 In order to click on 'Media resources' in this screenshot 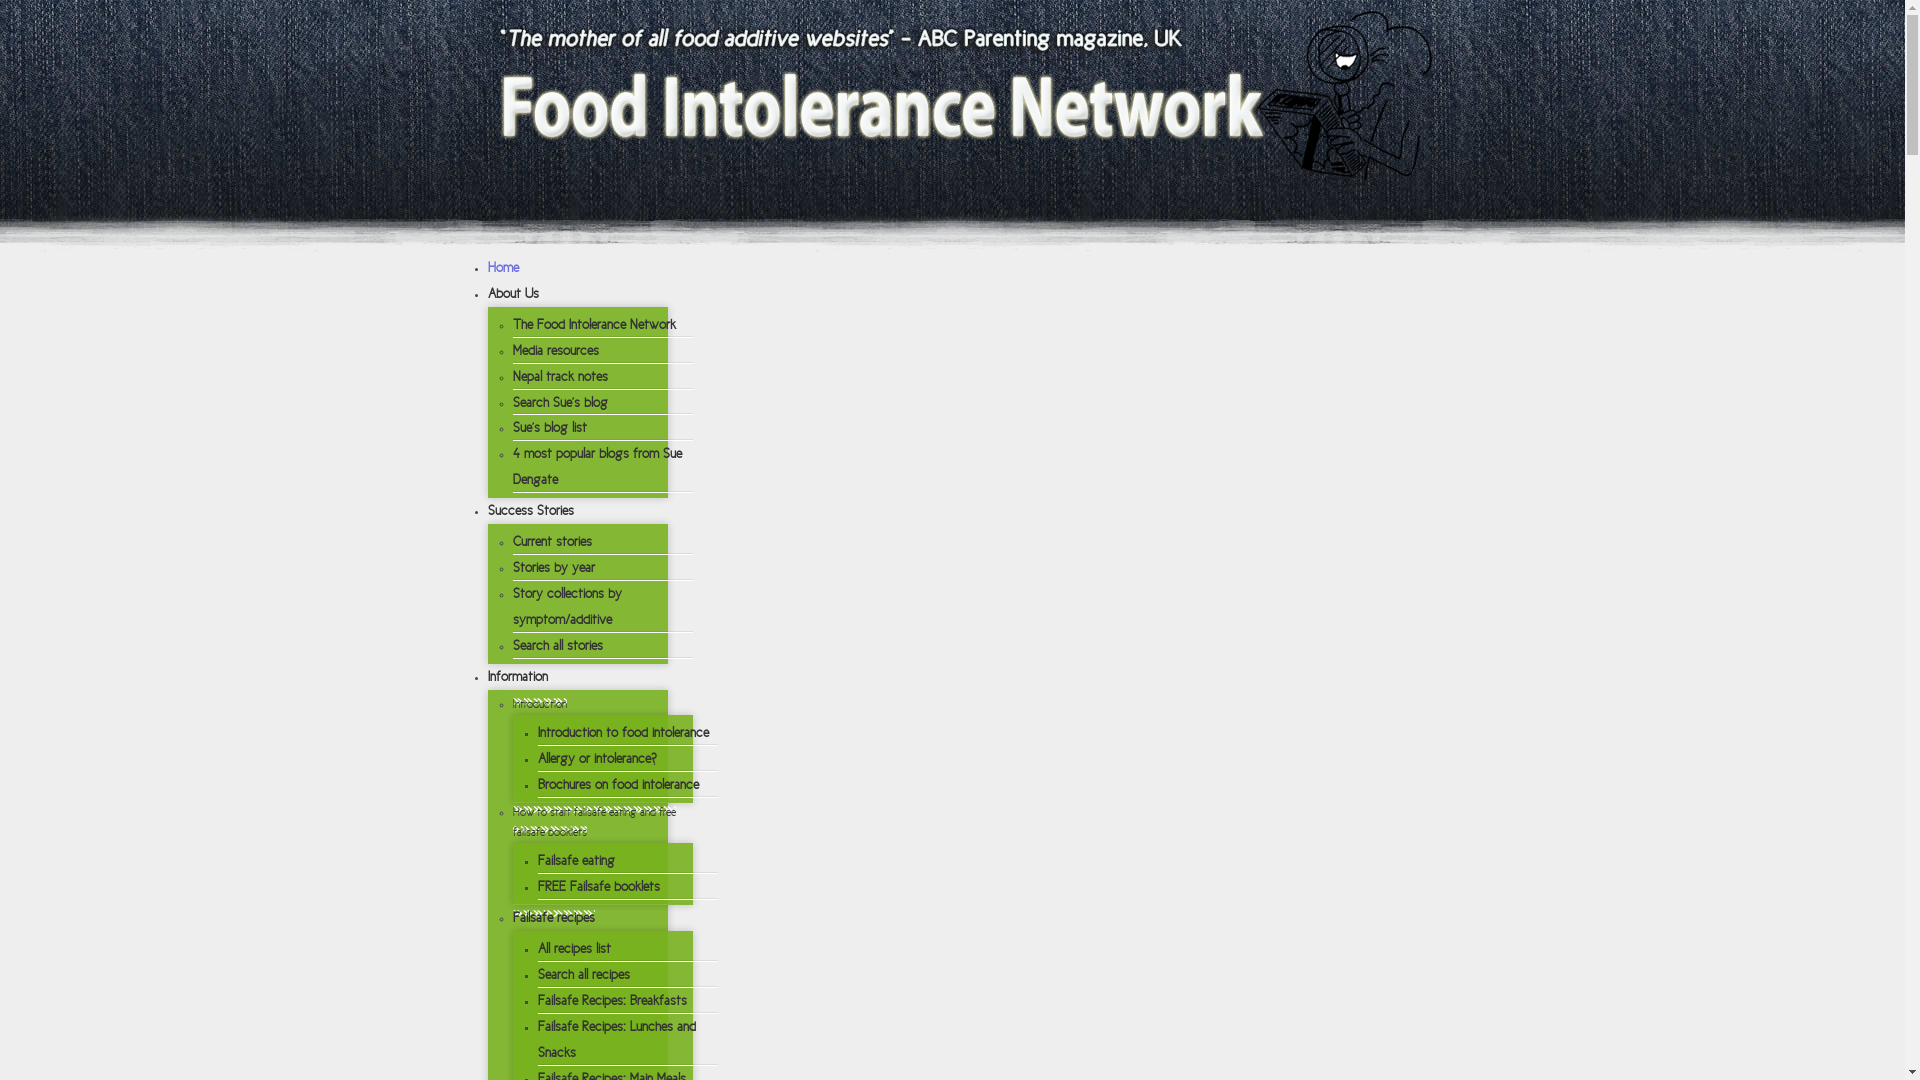, I will do `click(555, 349)`.